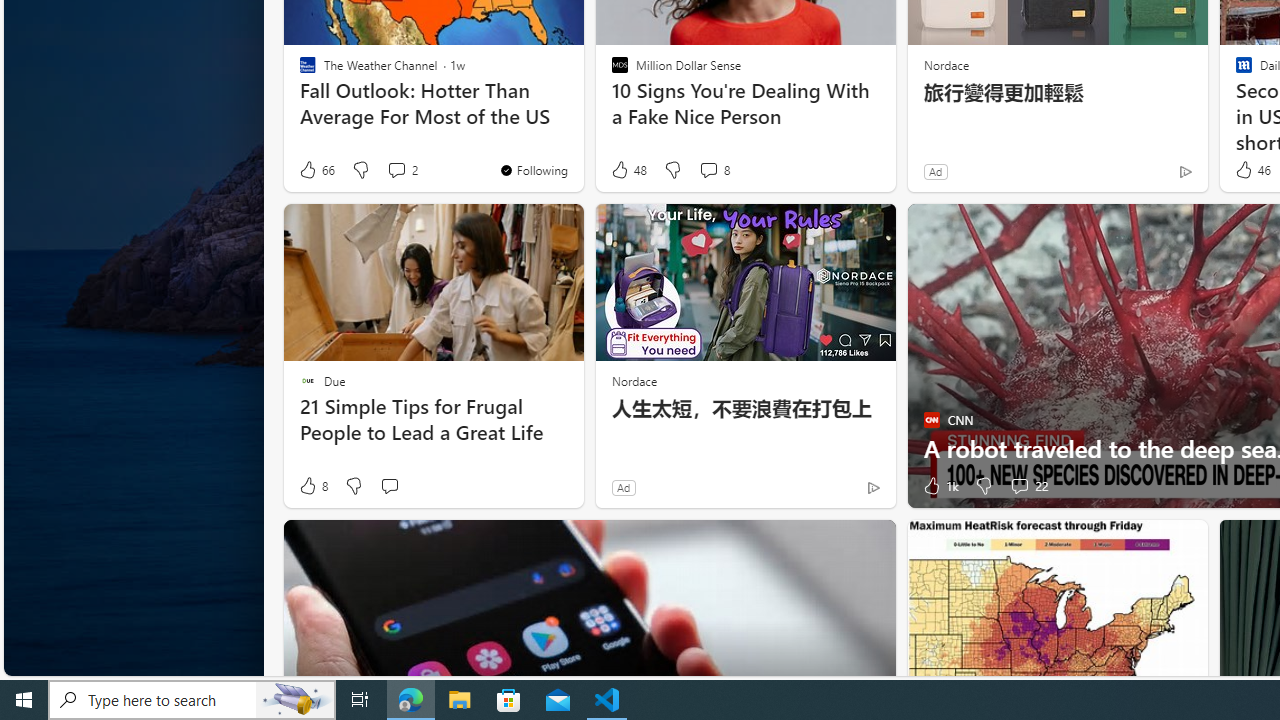  I want to click on 'You', so click(533, 168).